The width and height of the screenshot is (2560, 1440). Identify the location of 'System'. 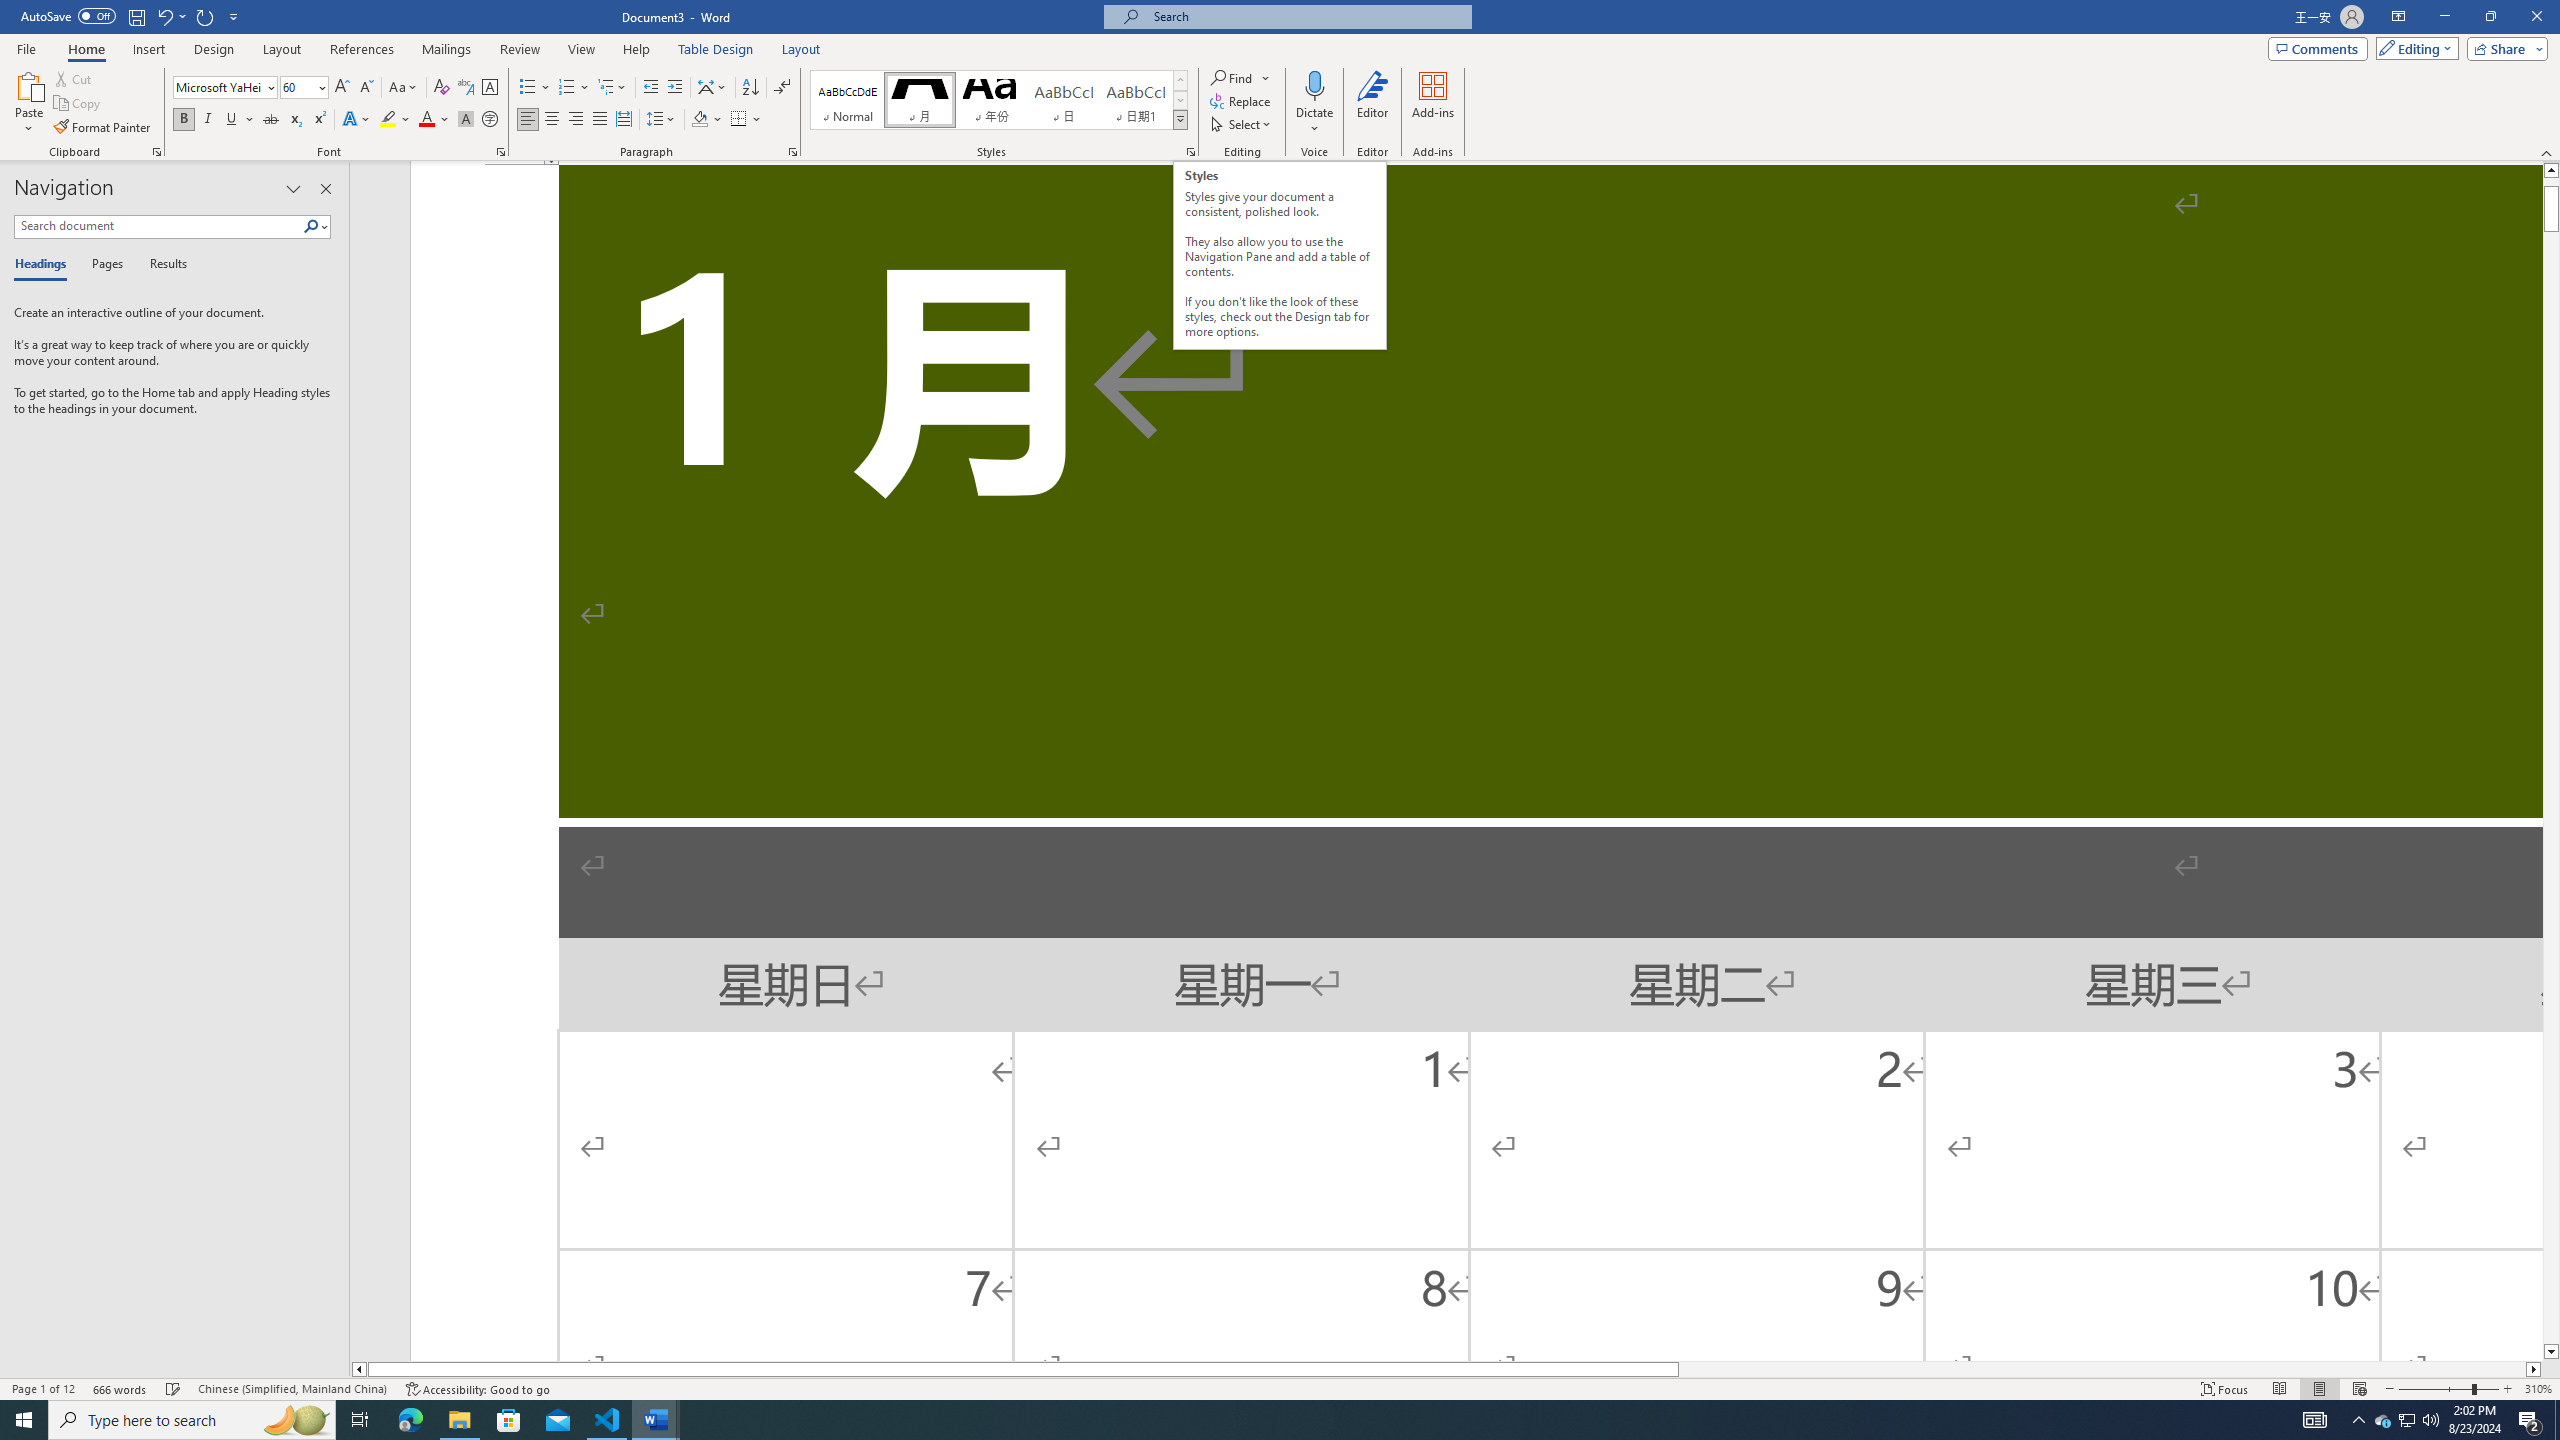
(11, 9).